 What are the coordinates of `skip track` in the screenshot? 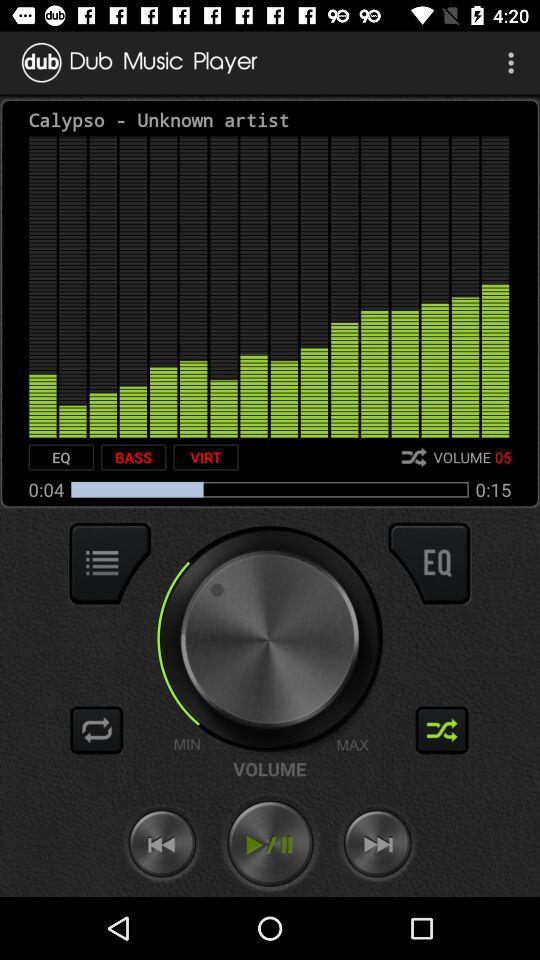 It's located at (377, 843).